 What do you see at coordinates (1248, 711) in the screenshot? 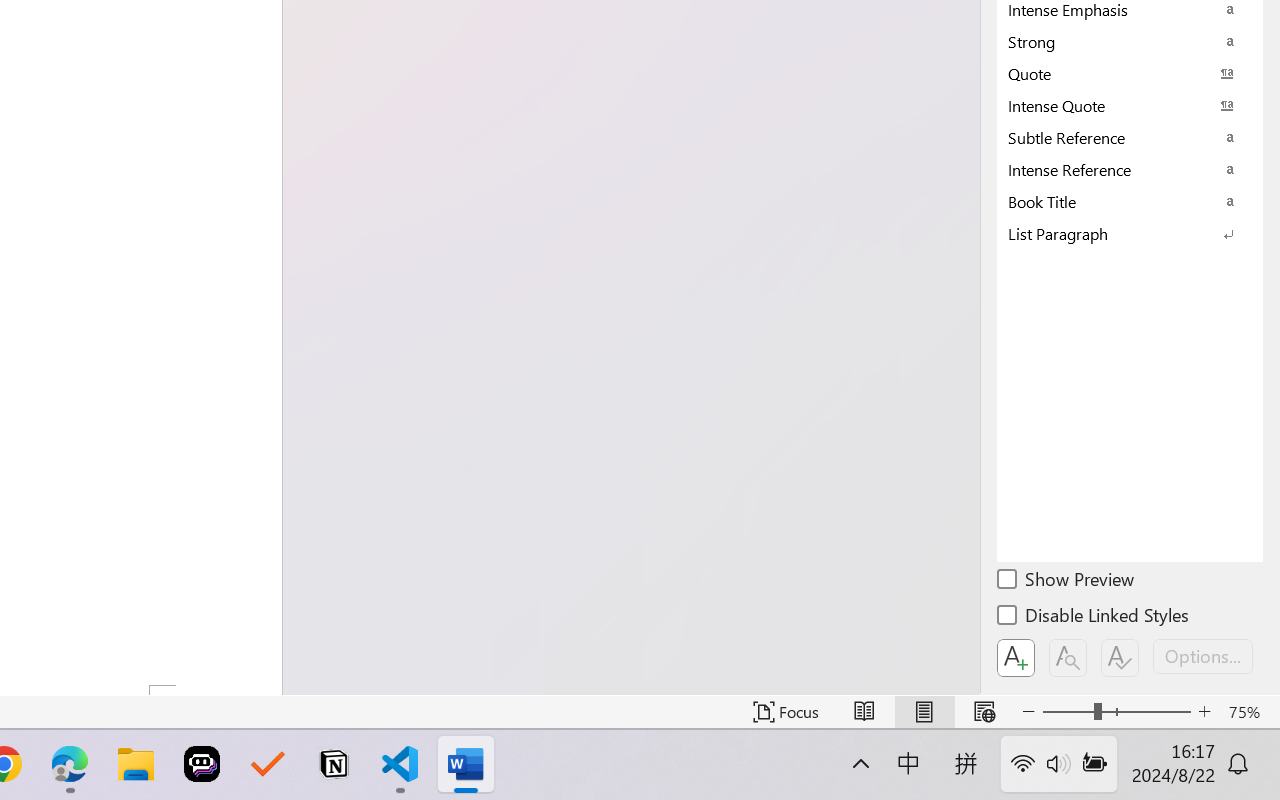
I see `'Zoom 75%'` at bounding box center [1248, 711].